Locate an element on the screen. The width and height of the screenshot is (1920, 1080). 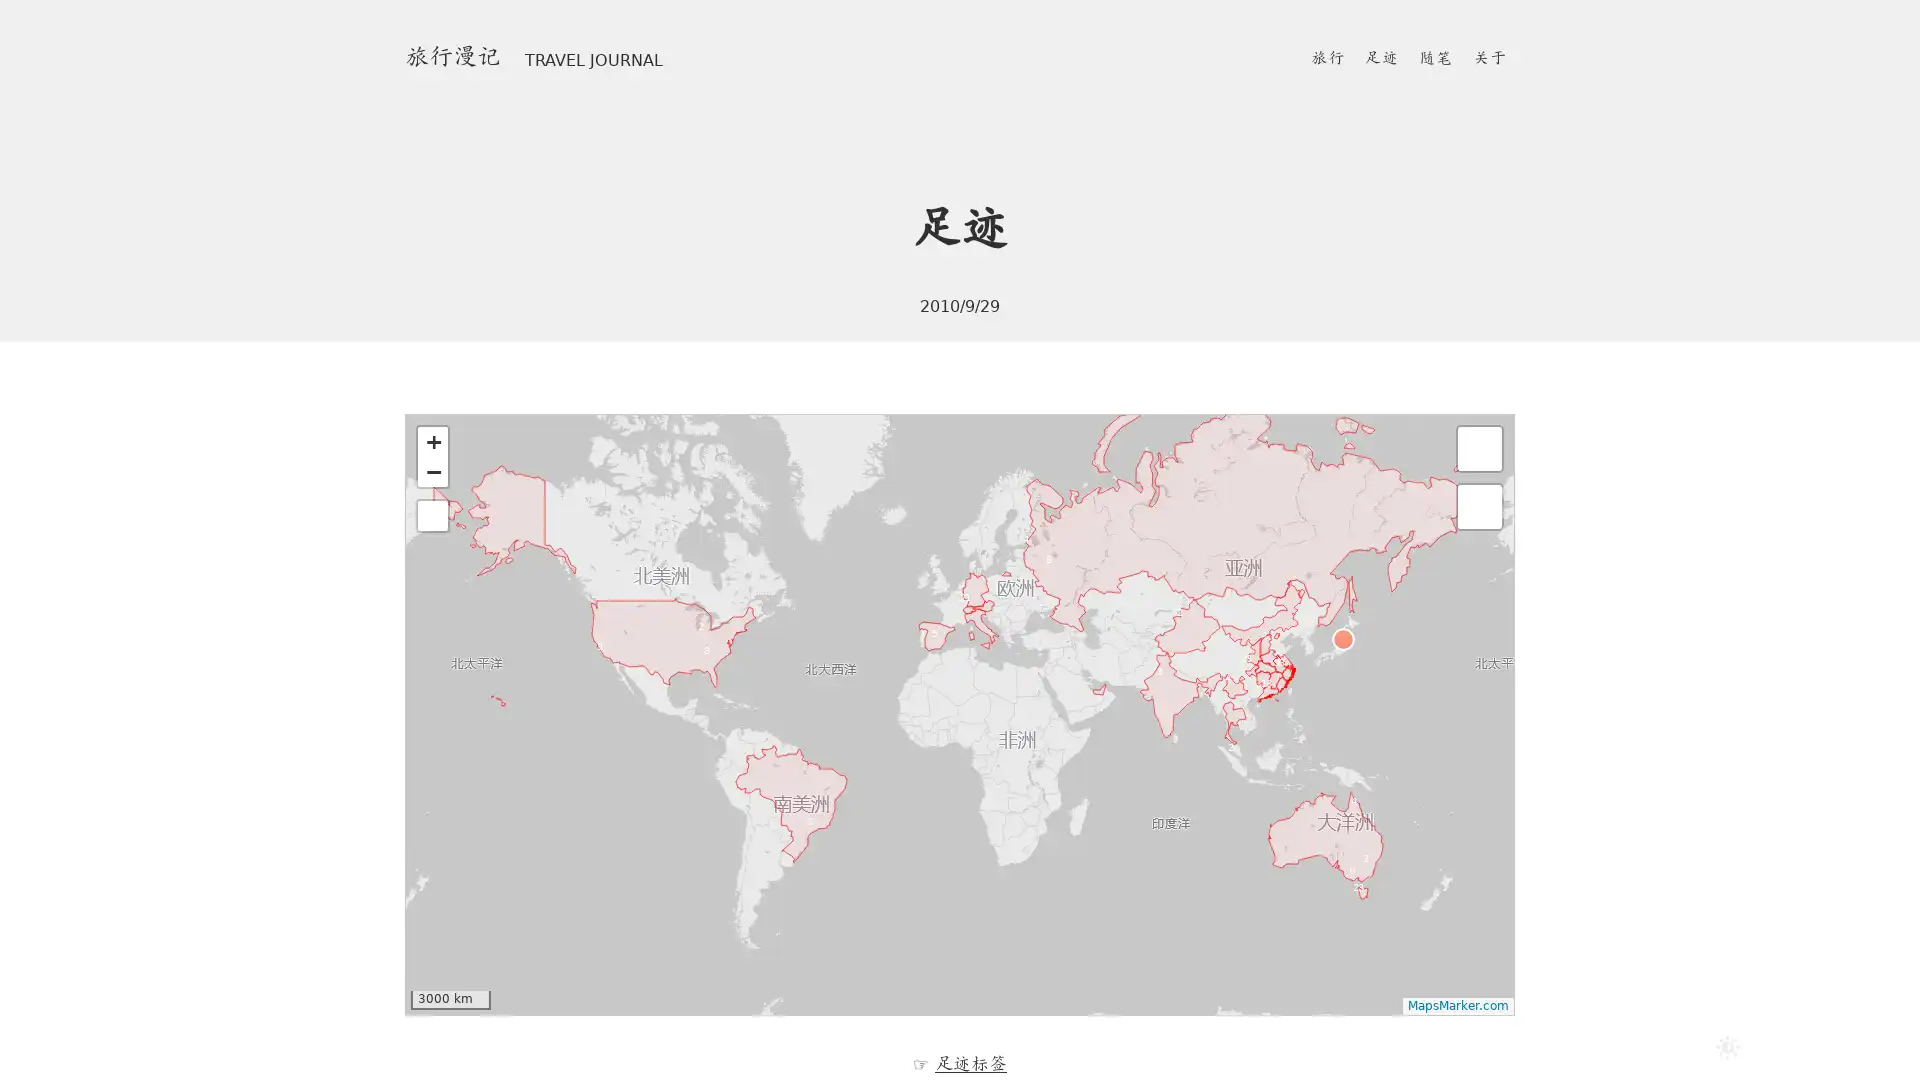
3 is located at coordinates (605, 652).